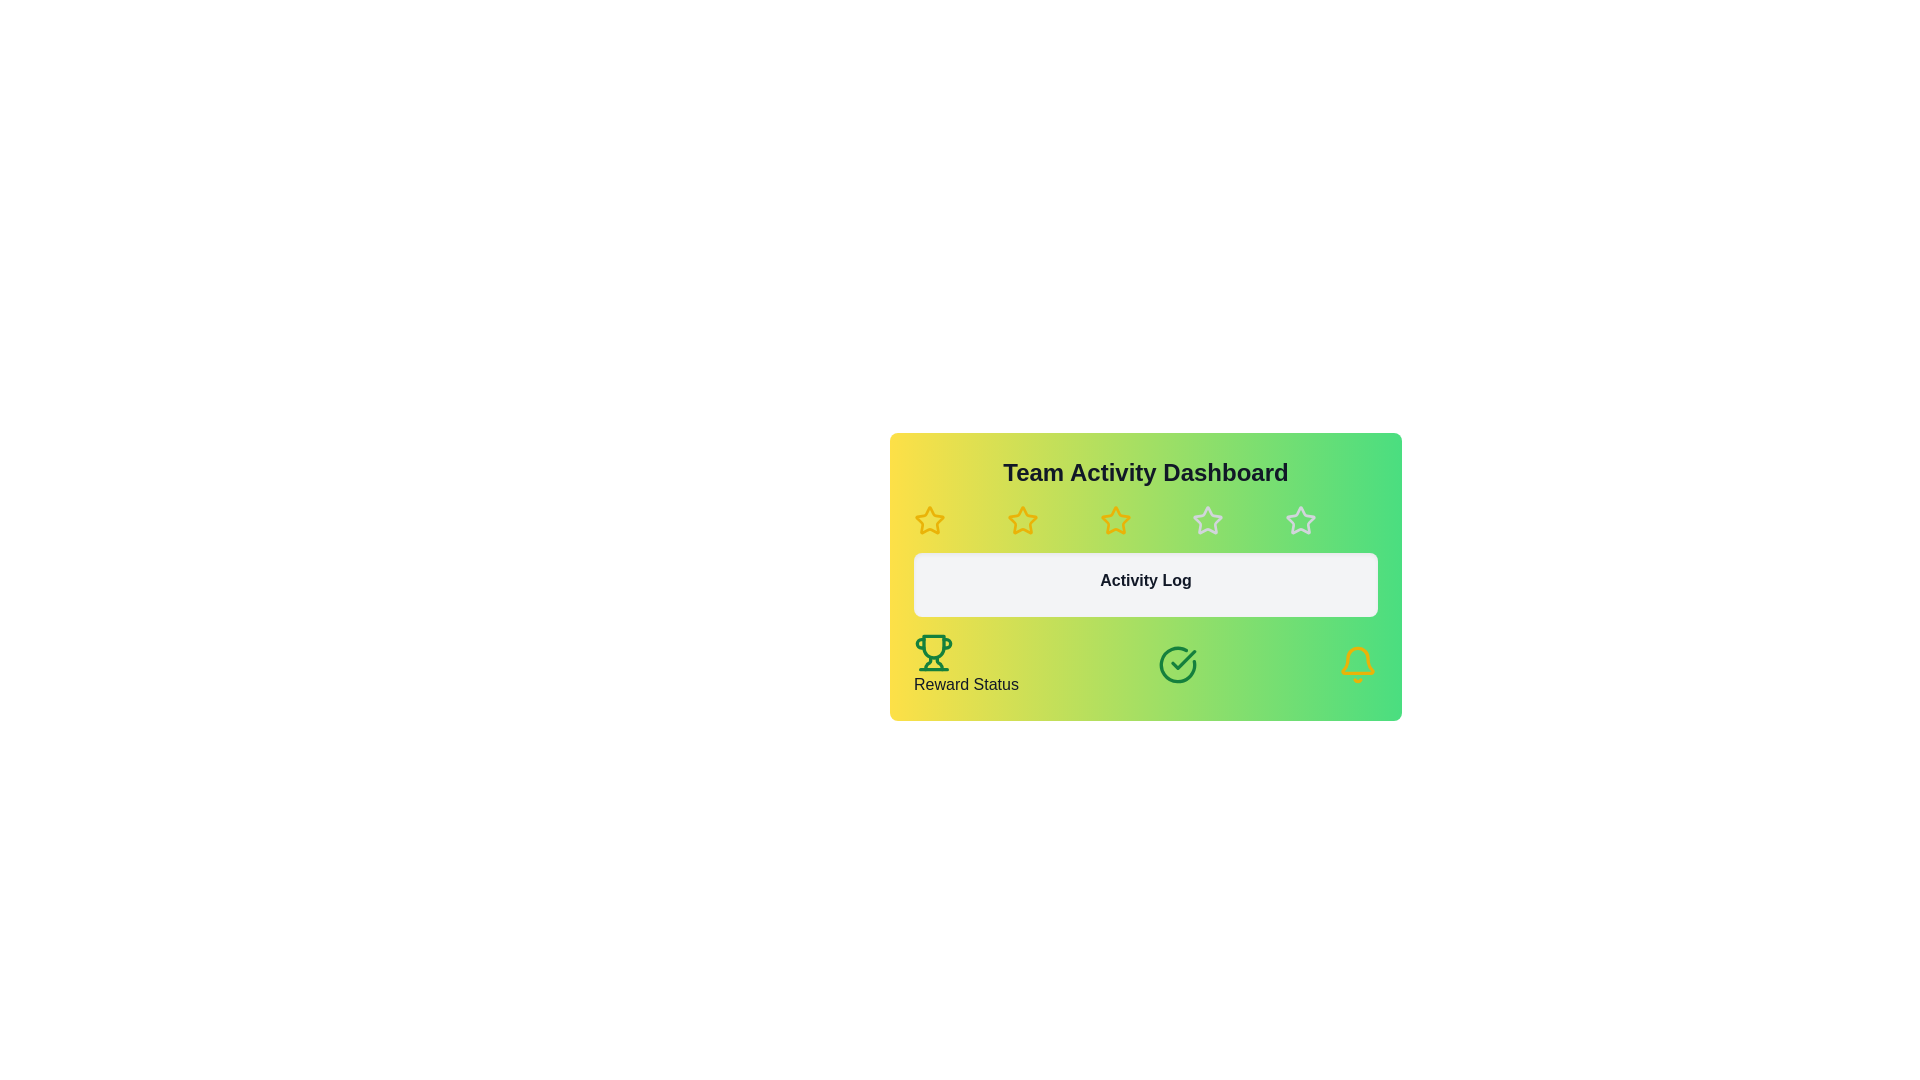 The image size is (1920, 1080). Describe the element at coordinates (1022, 519) in the screenshot. I see `the yellow star icon with a hollow center, the second in a row of five star icons in the 'Team Activity Dashboard'` at that location.